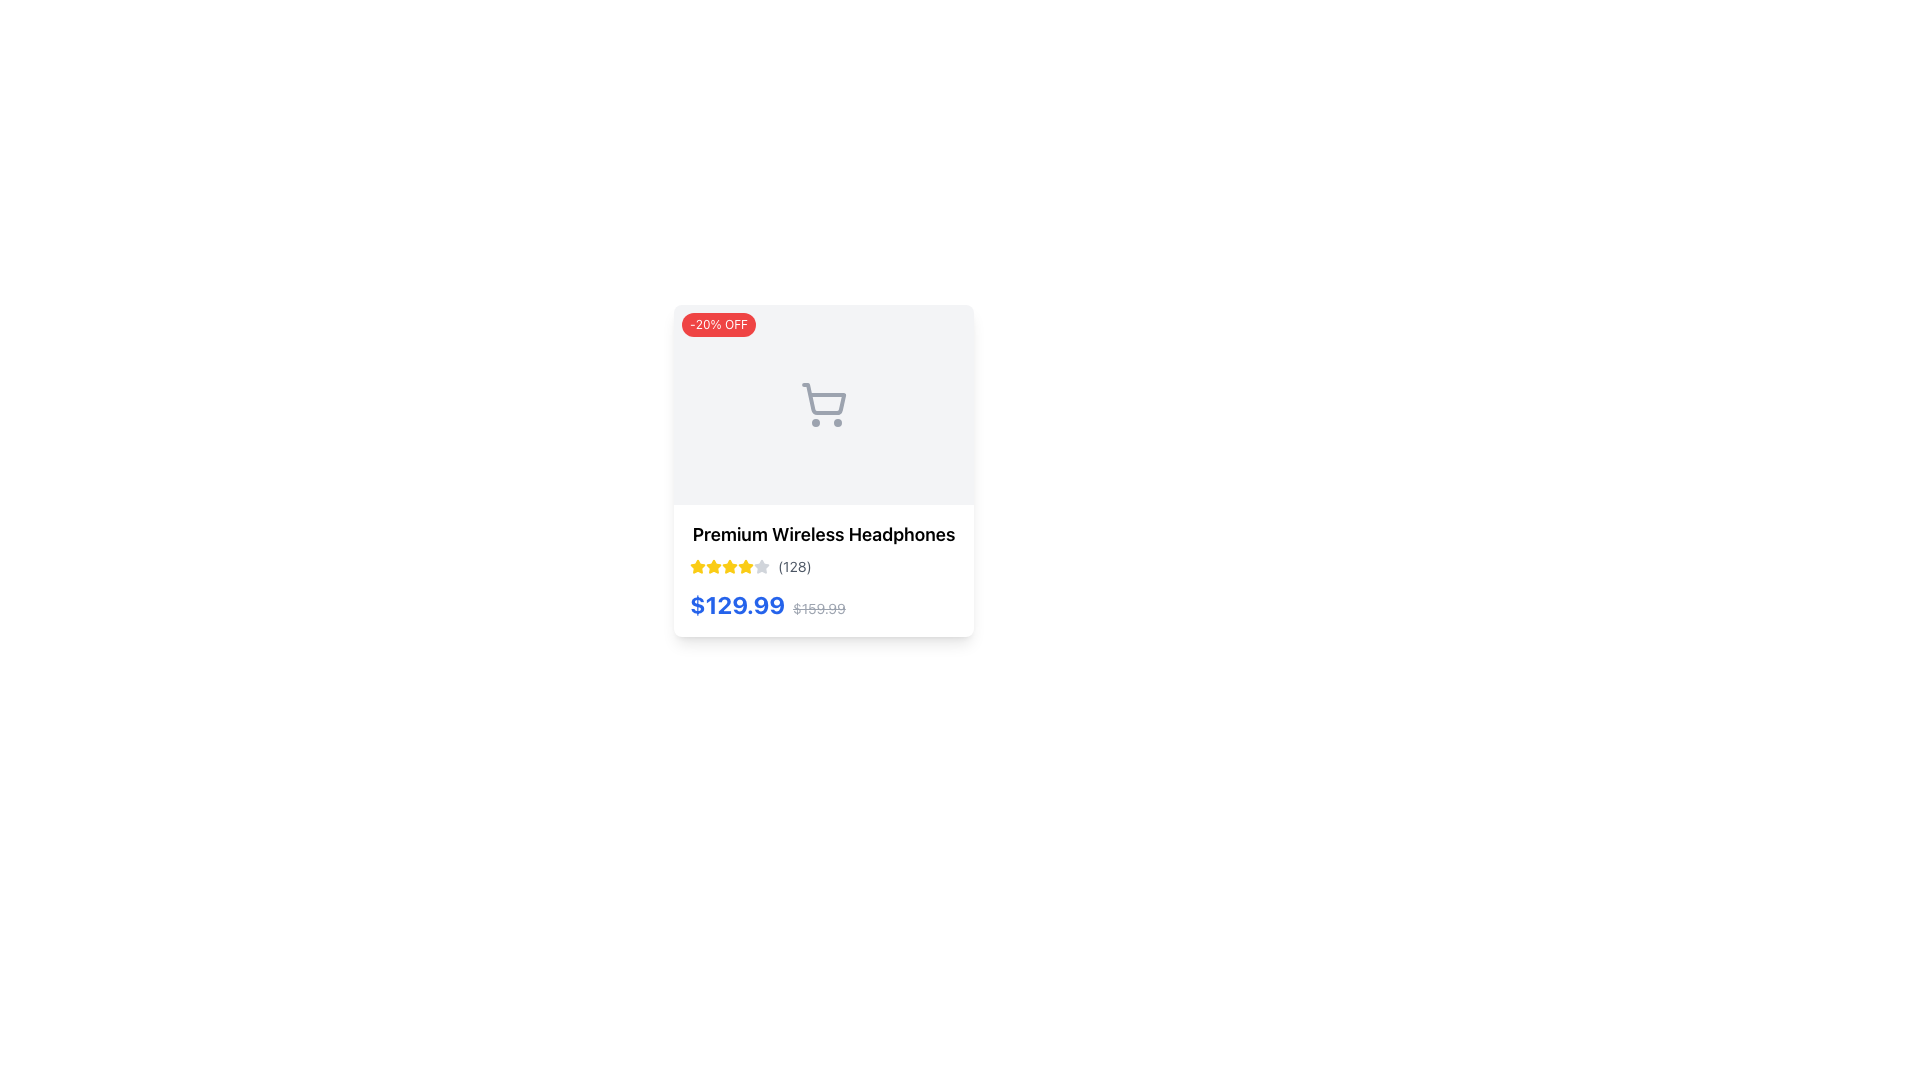 This screenshot has width=1920, height=1080. What do you see at coordinates (819, 607) in the screenshot?
I see `the text label displaying the original price of the product, which is located to the right of the '$129.99' price label and is aligned with the discounted price` at bounding box center [819, 607].